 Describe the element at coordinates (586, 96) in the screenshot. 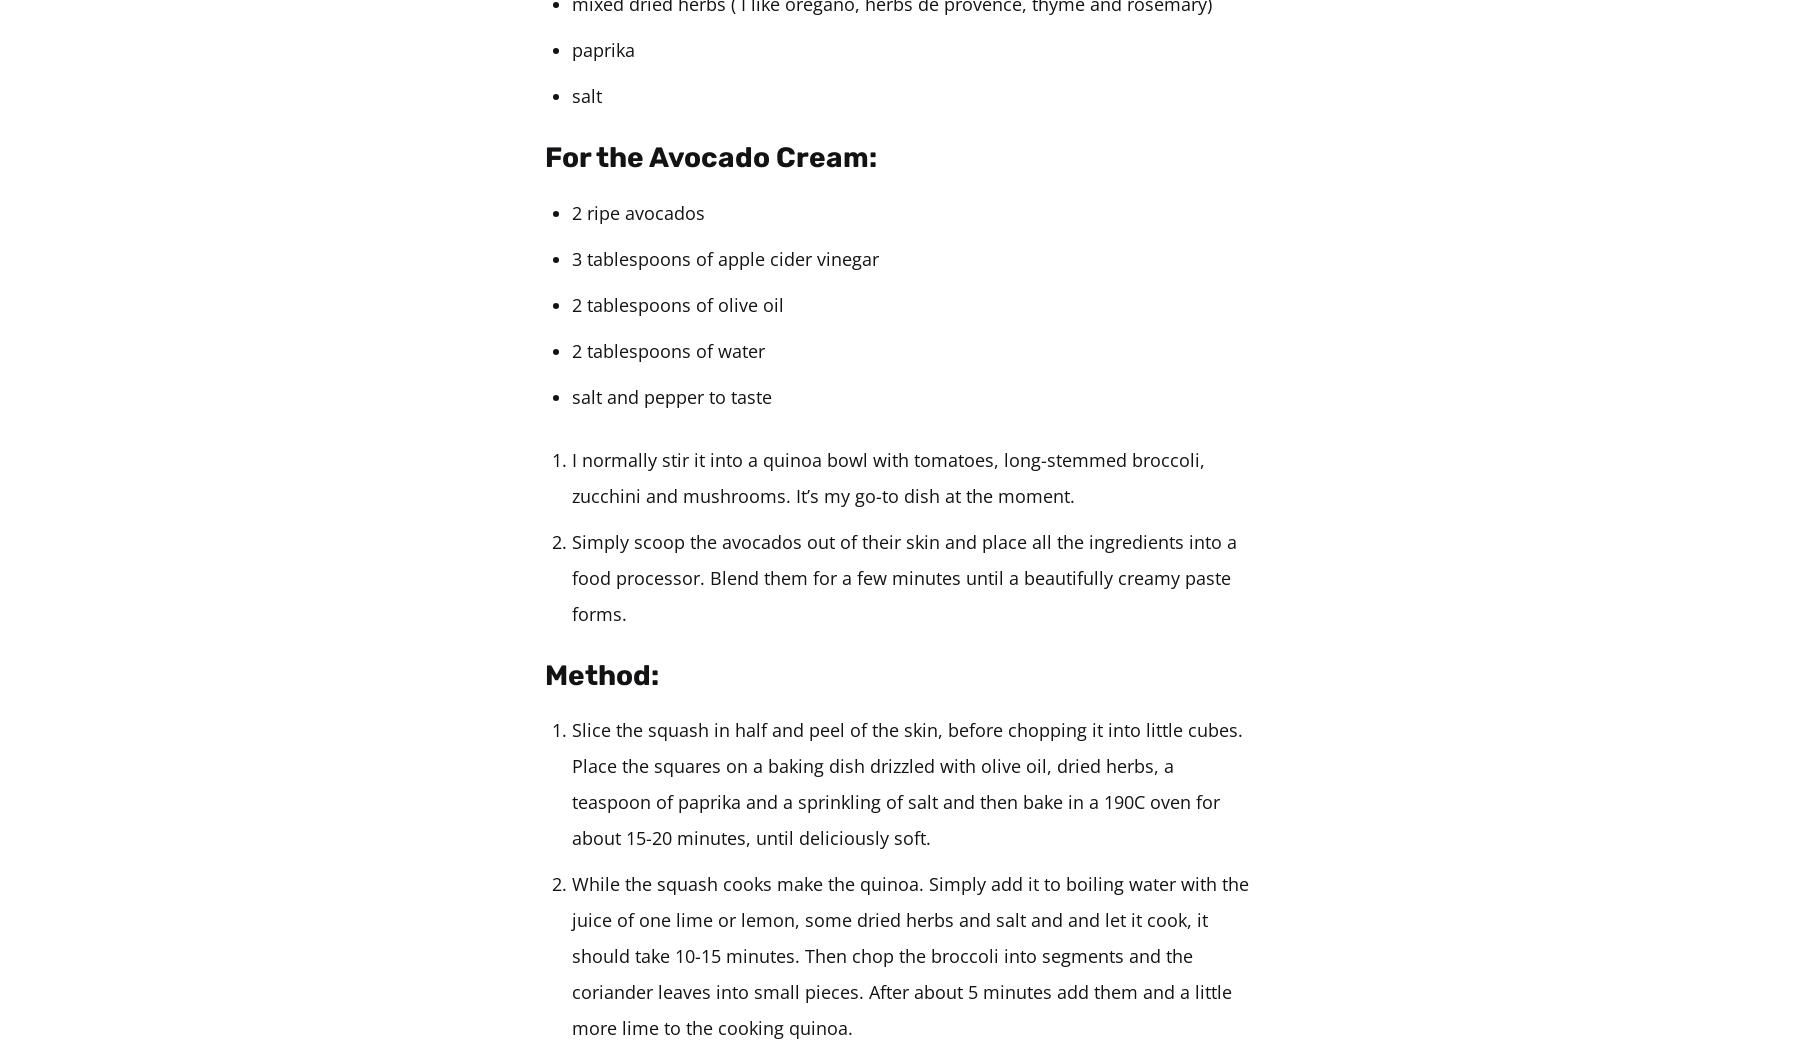

I see `'salt'` at that location.